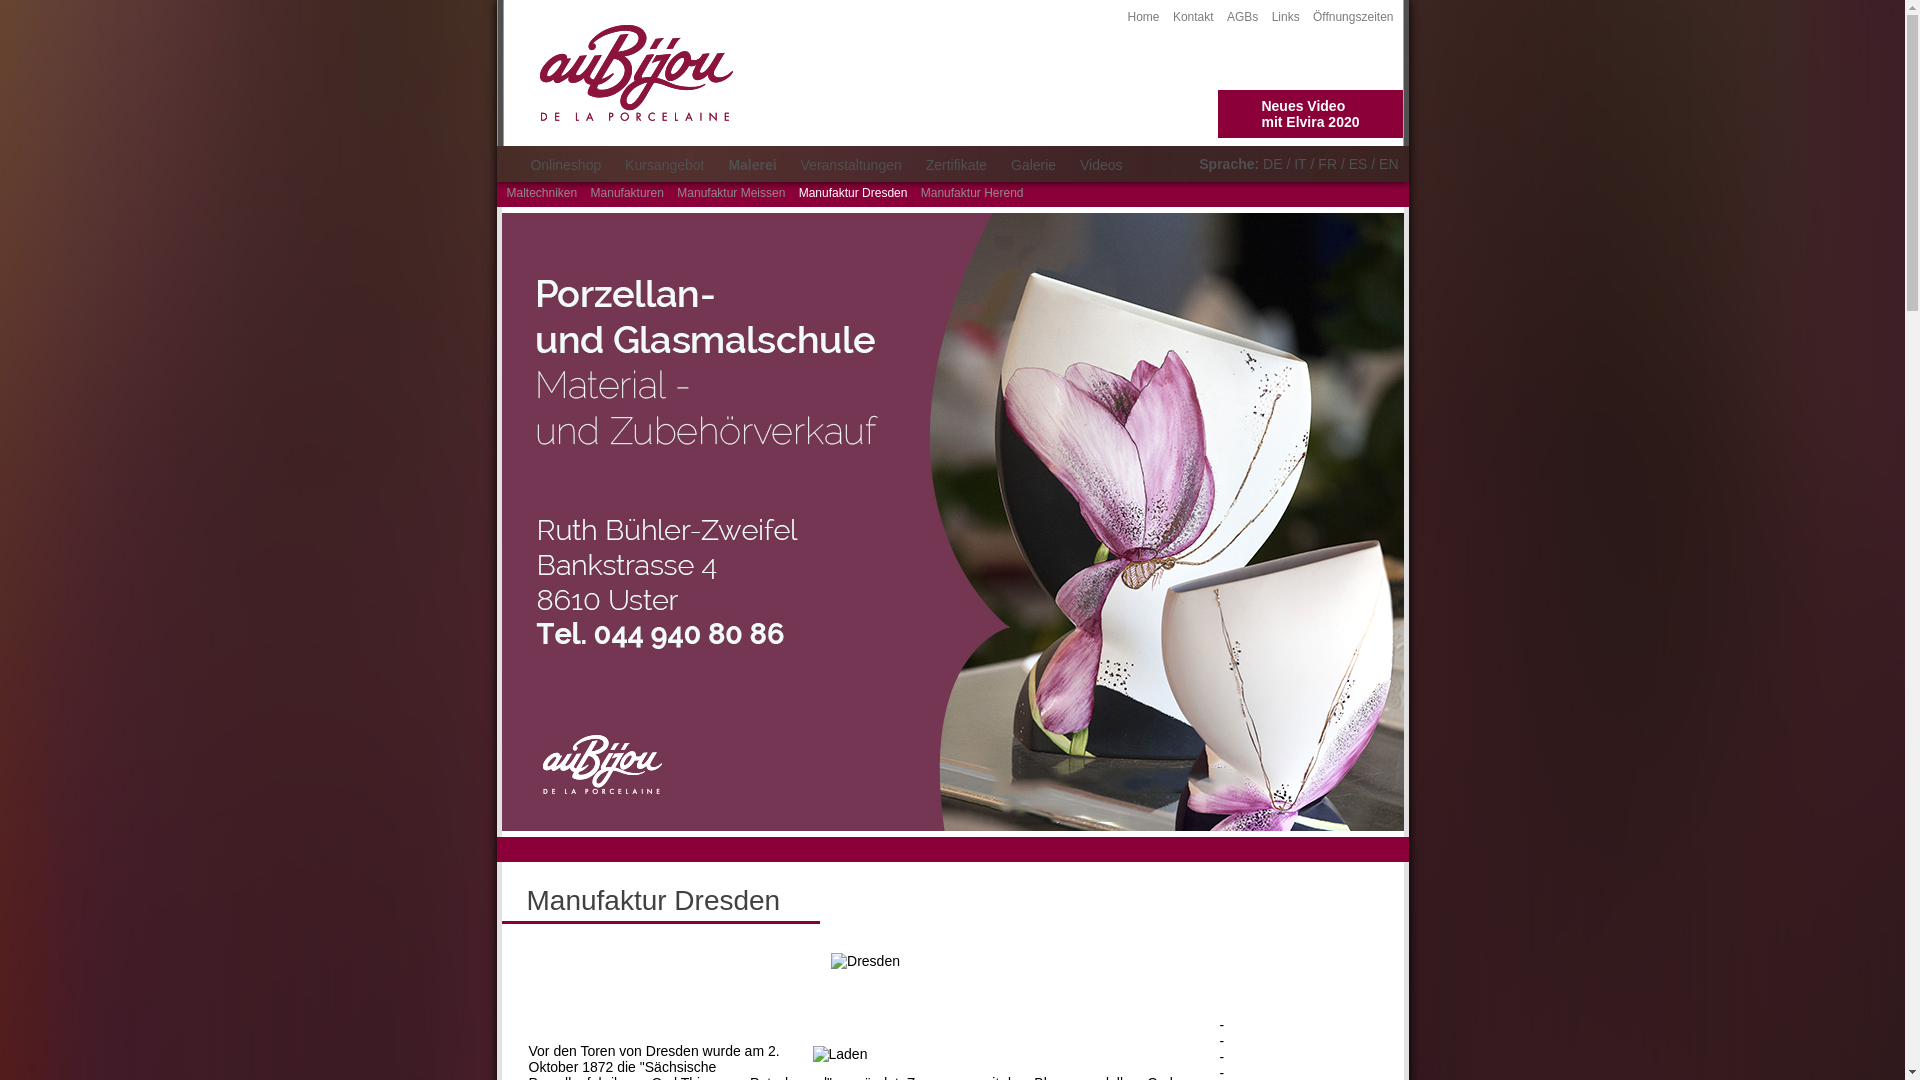 This screenshot has width=1920, height=1080. Describe the element at coordinates (729, 192) in the screenshot. I see `'Manufaktur Meissen'` at that location.